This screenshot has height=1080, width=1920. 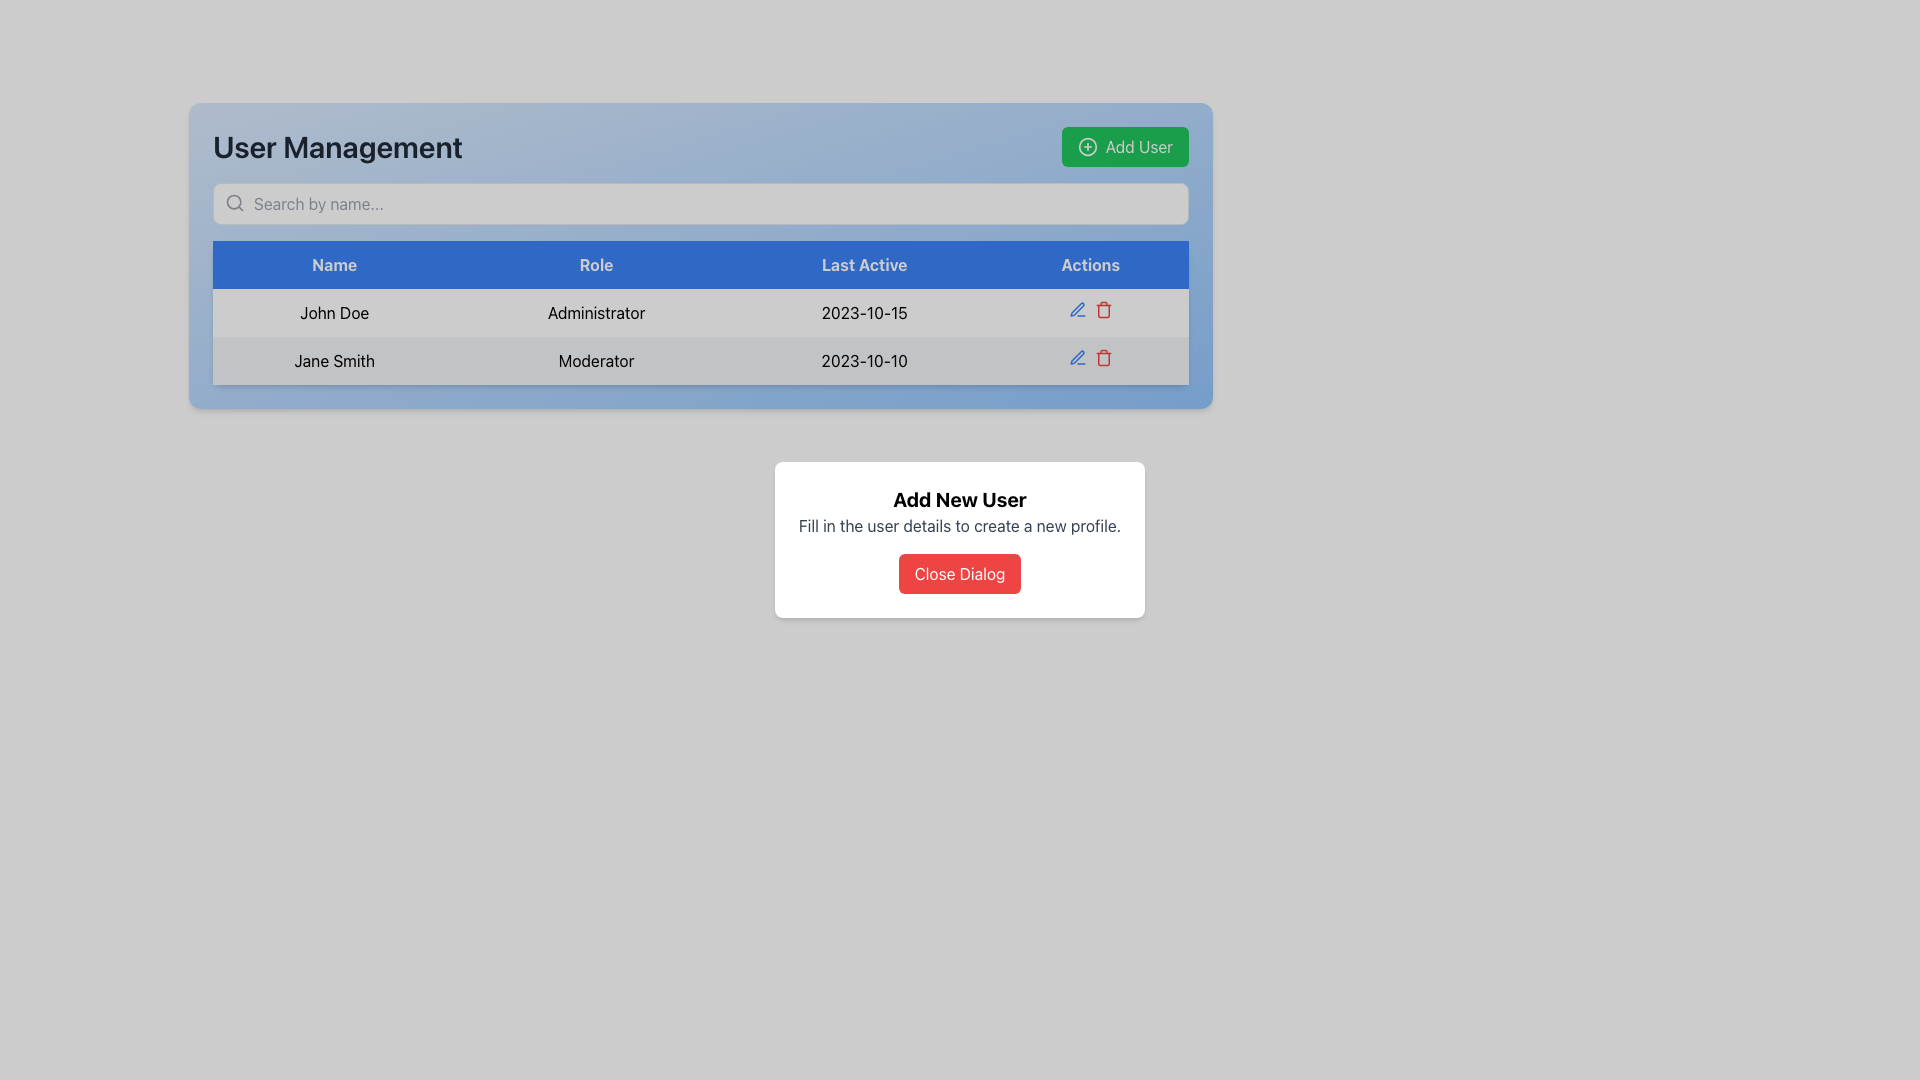 I want to click on the 'Add User' label, which is displayed in white on a green rectangular background and located at the top-right corner of the User Management panel, so click(x=1139, y=145).